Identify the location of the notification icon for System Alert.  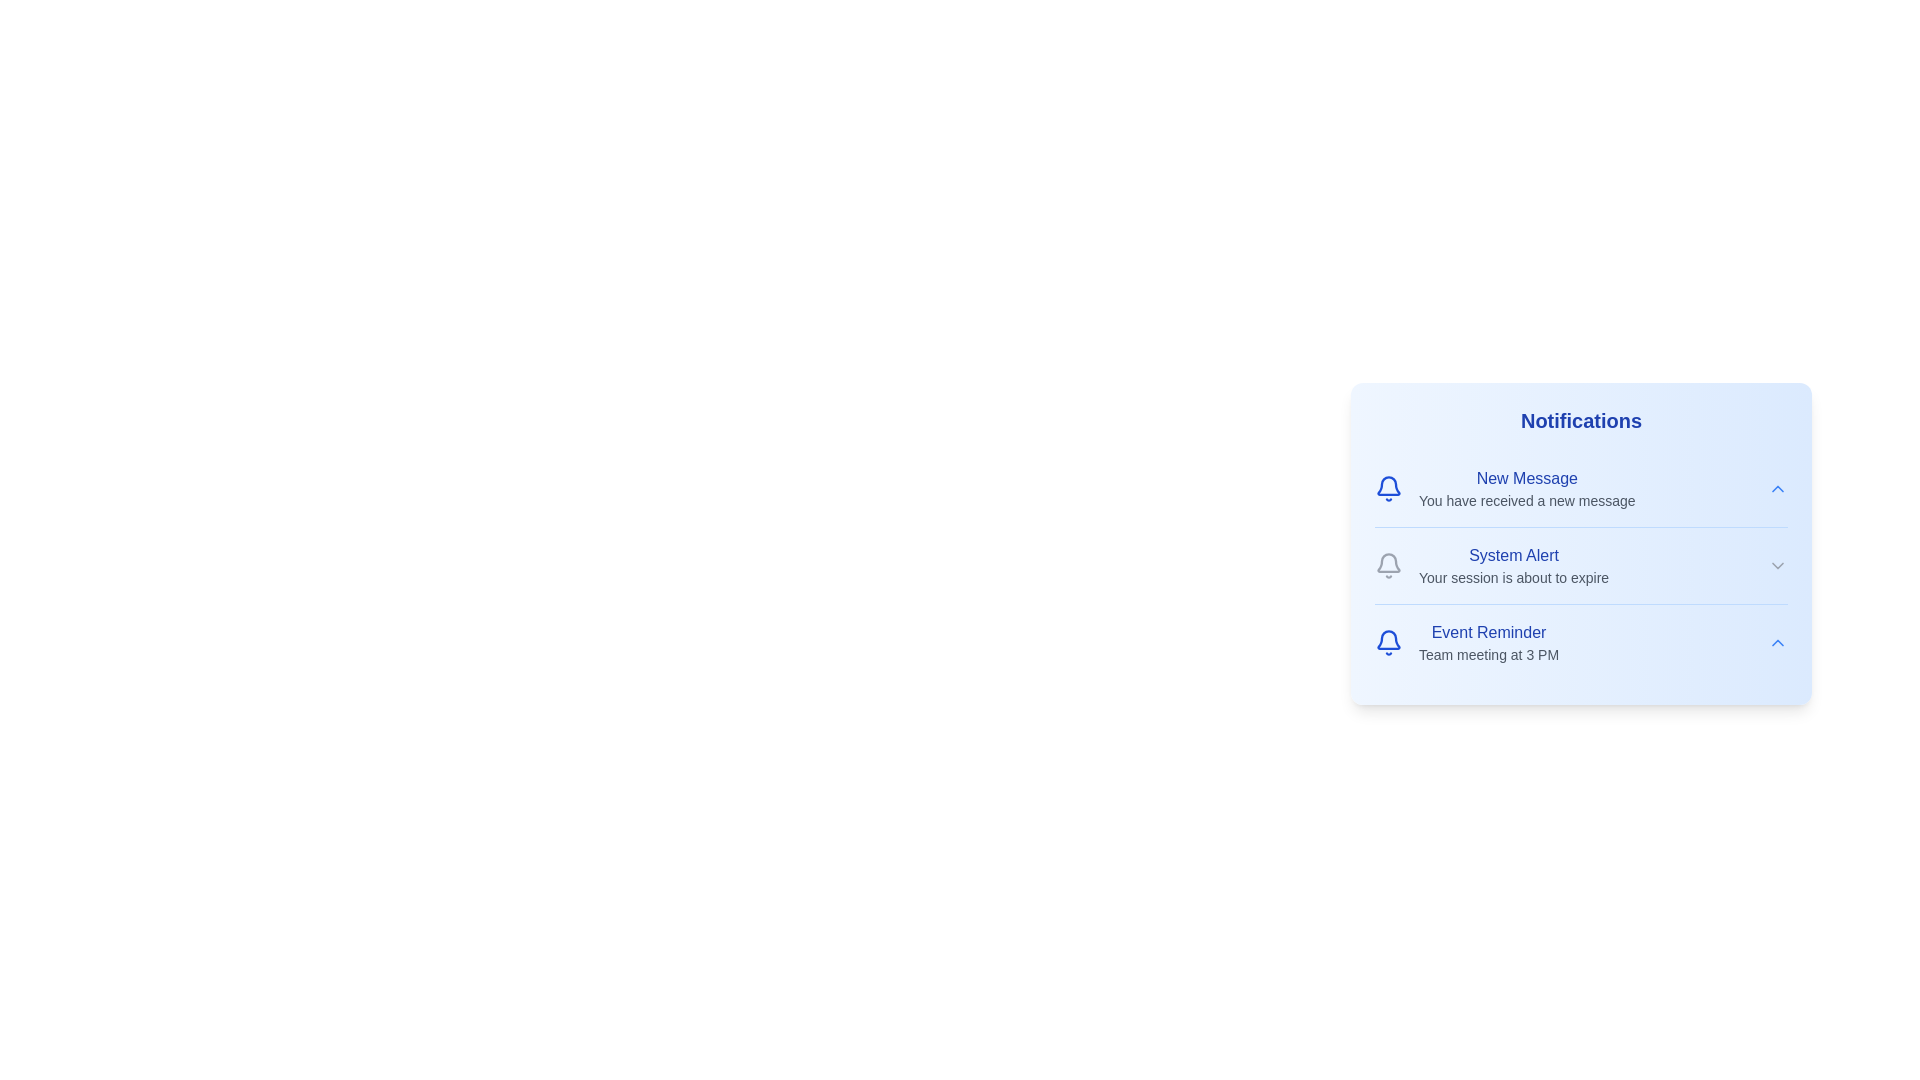
(1387, 566).